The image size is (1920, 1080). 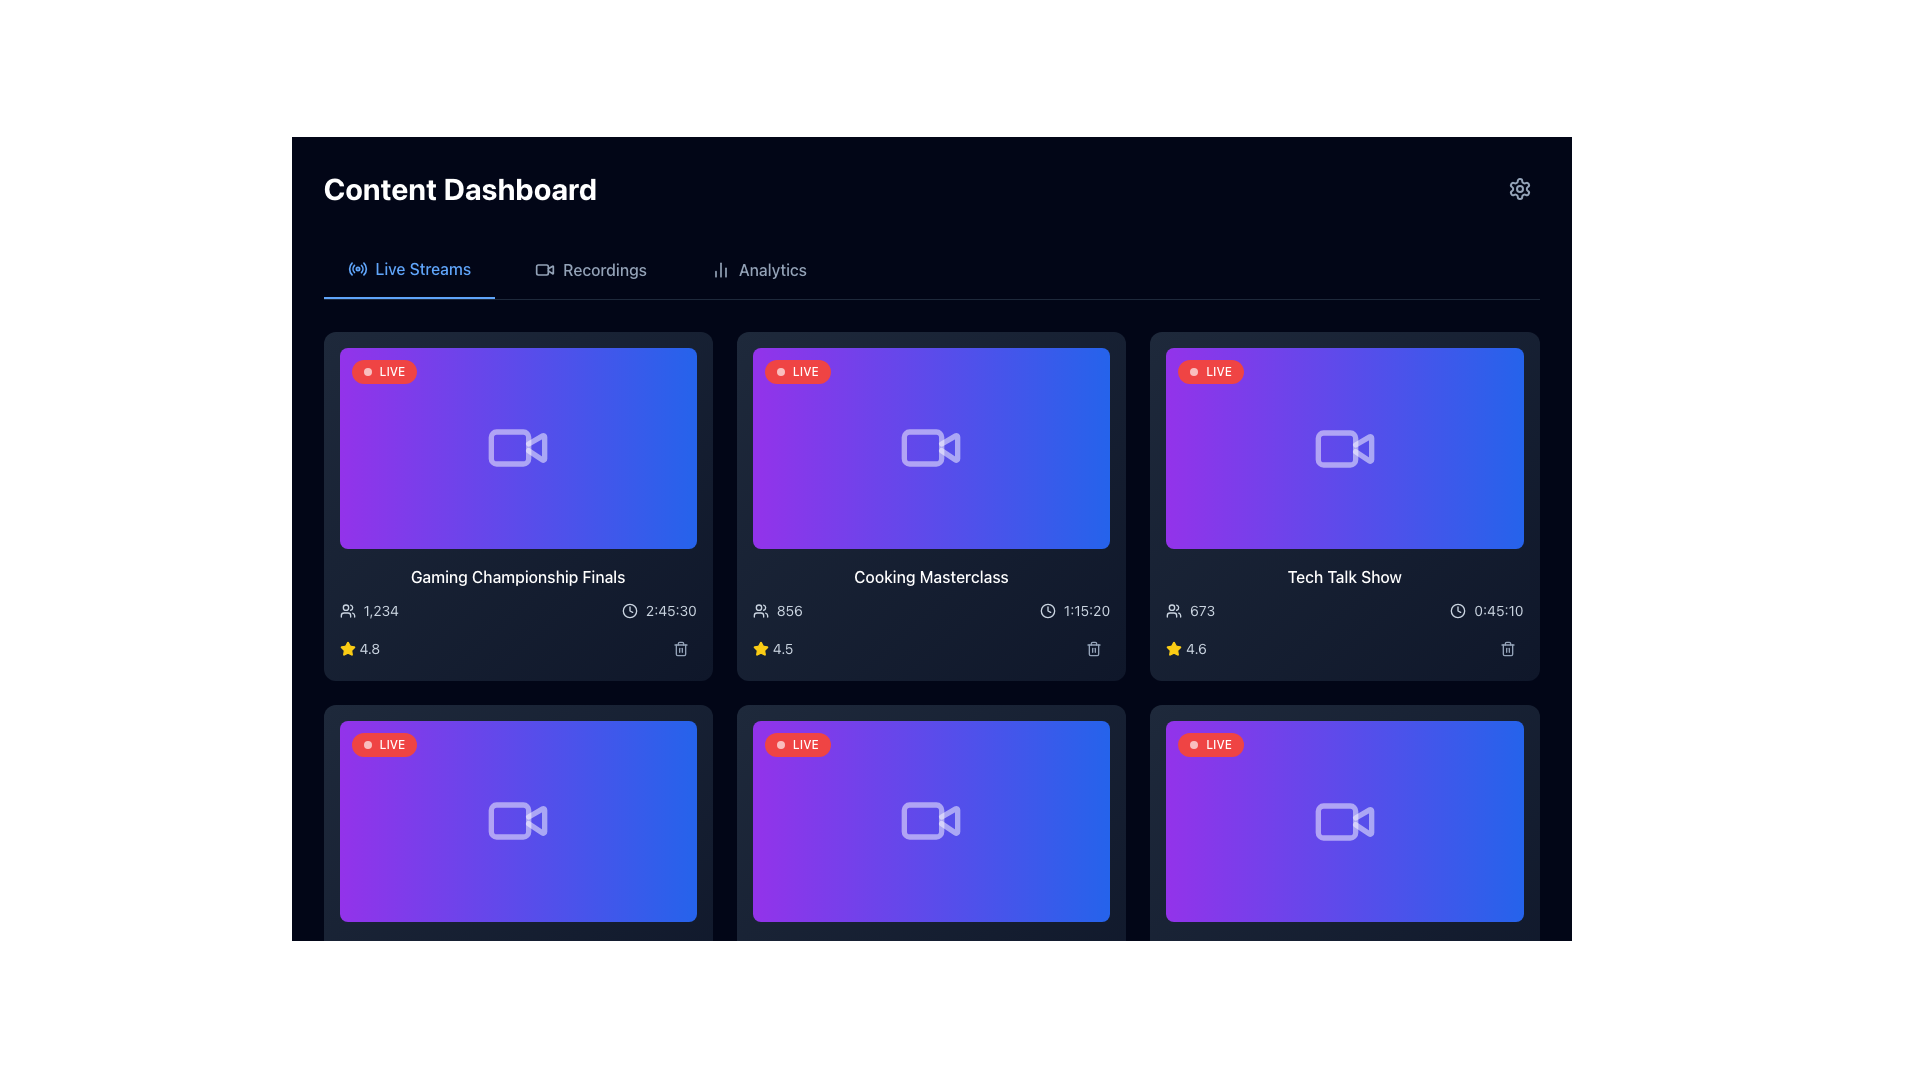 What do you see at coordinates (930, 270) in the screenshot?
I see `the 'Navigation Tab Group'` at bounding box center [930, 270].